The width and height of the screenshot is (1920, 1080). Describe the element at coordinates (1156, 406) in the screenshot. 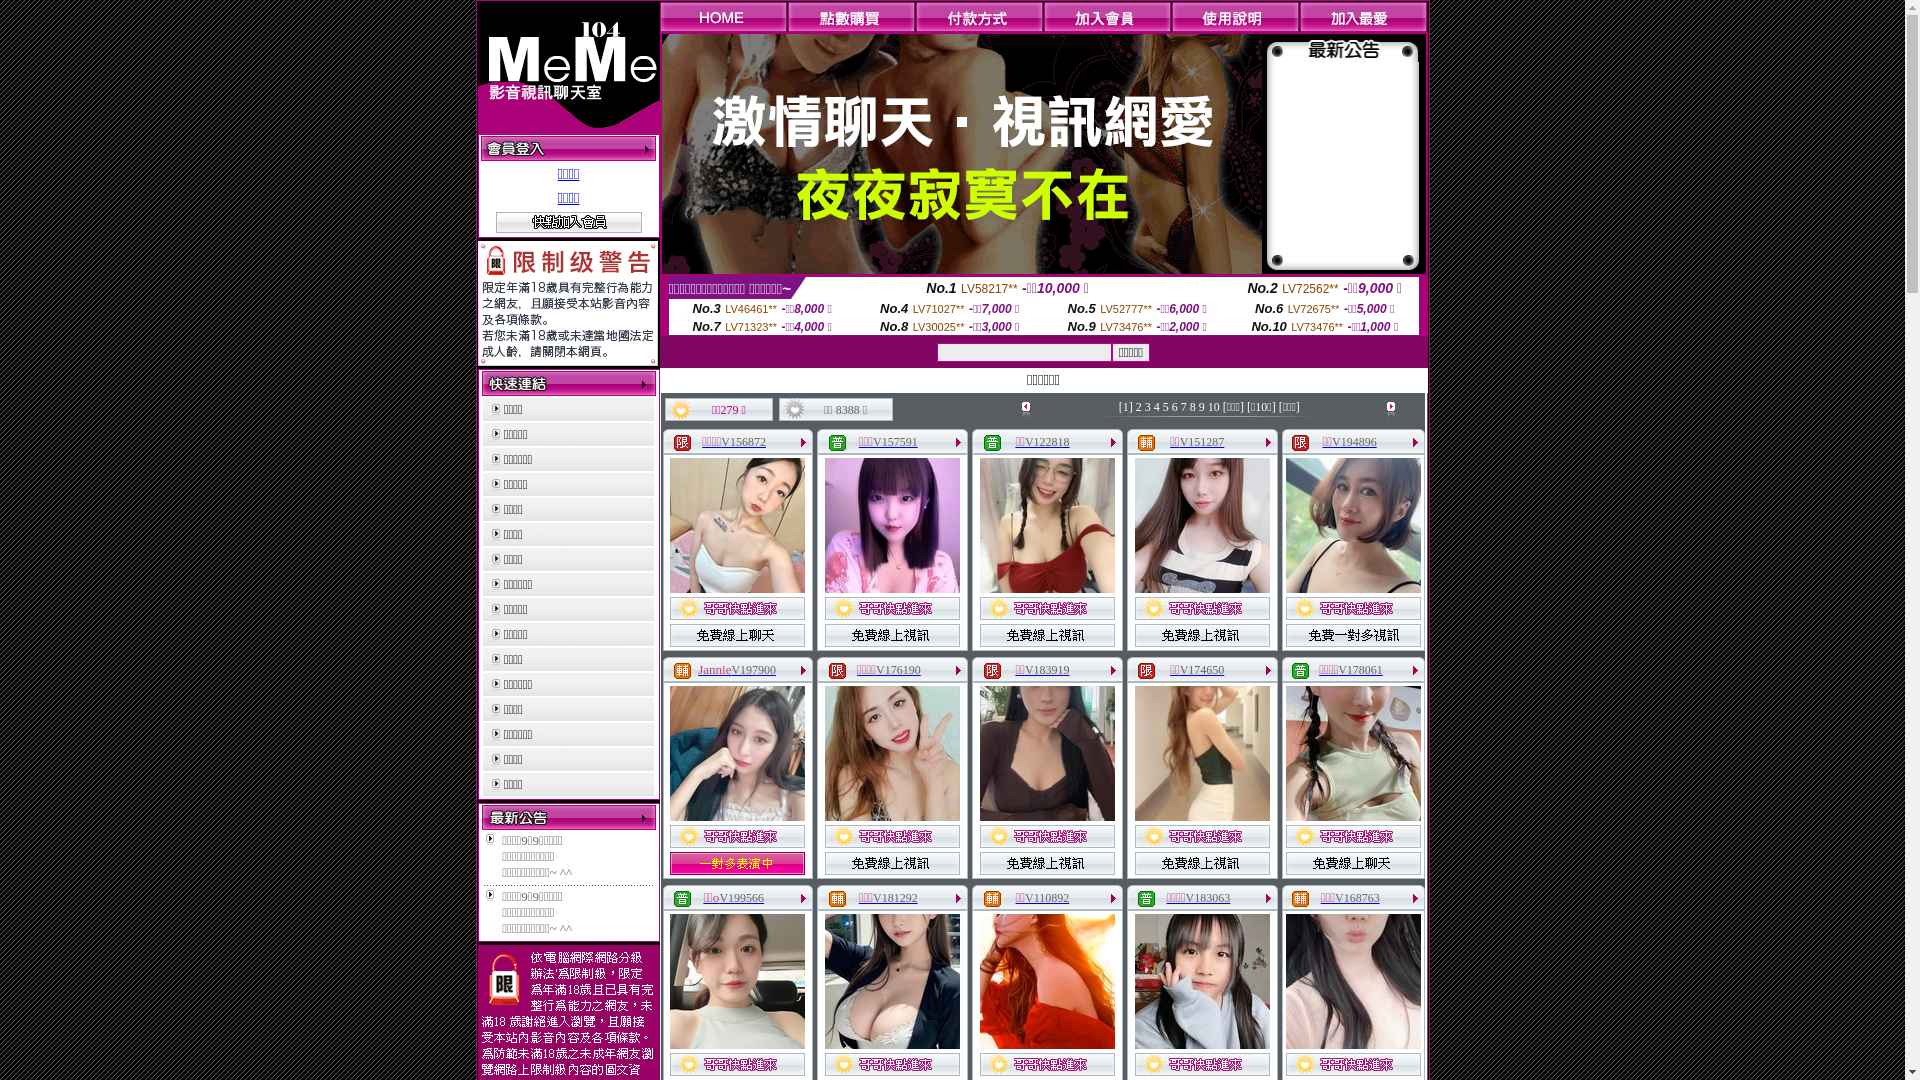

I see `'4'` at that location.